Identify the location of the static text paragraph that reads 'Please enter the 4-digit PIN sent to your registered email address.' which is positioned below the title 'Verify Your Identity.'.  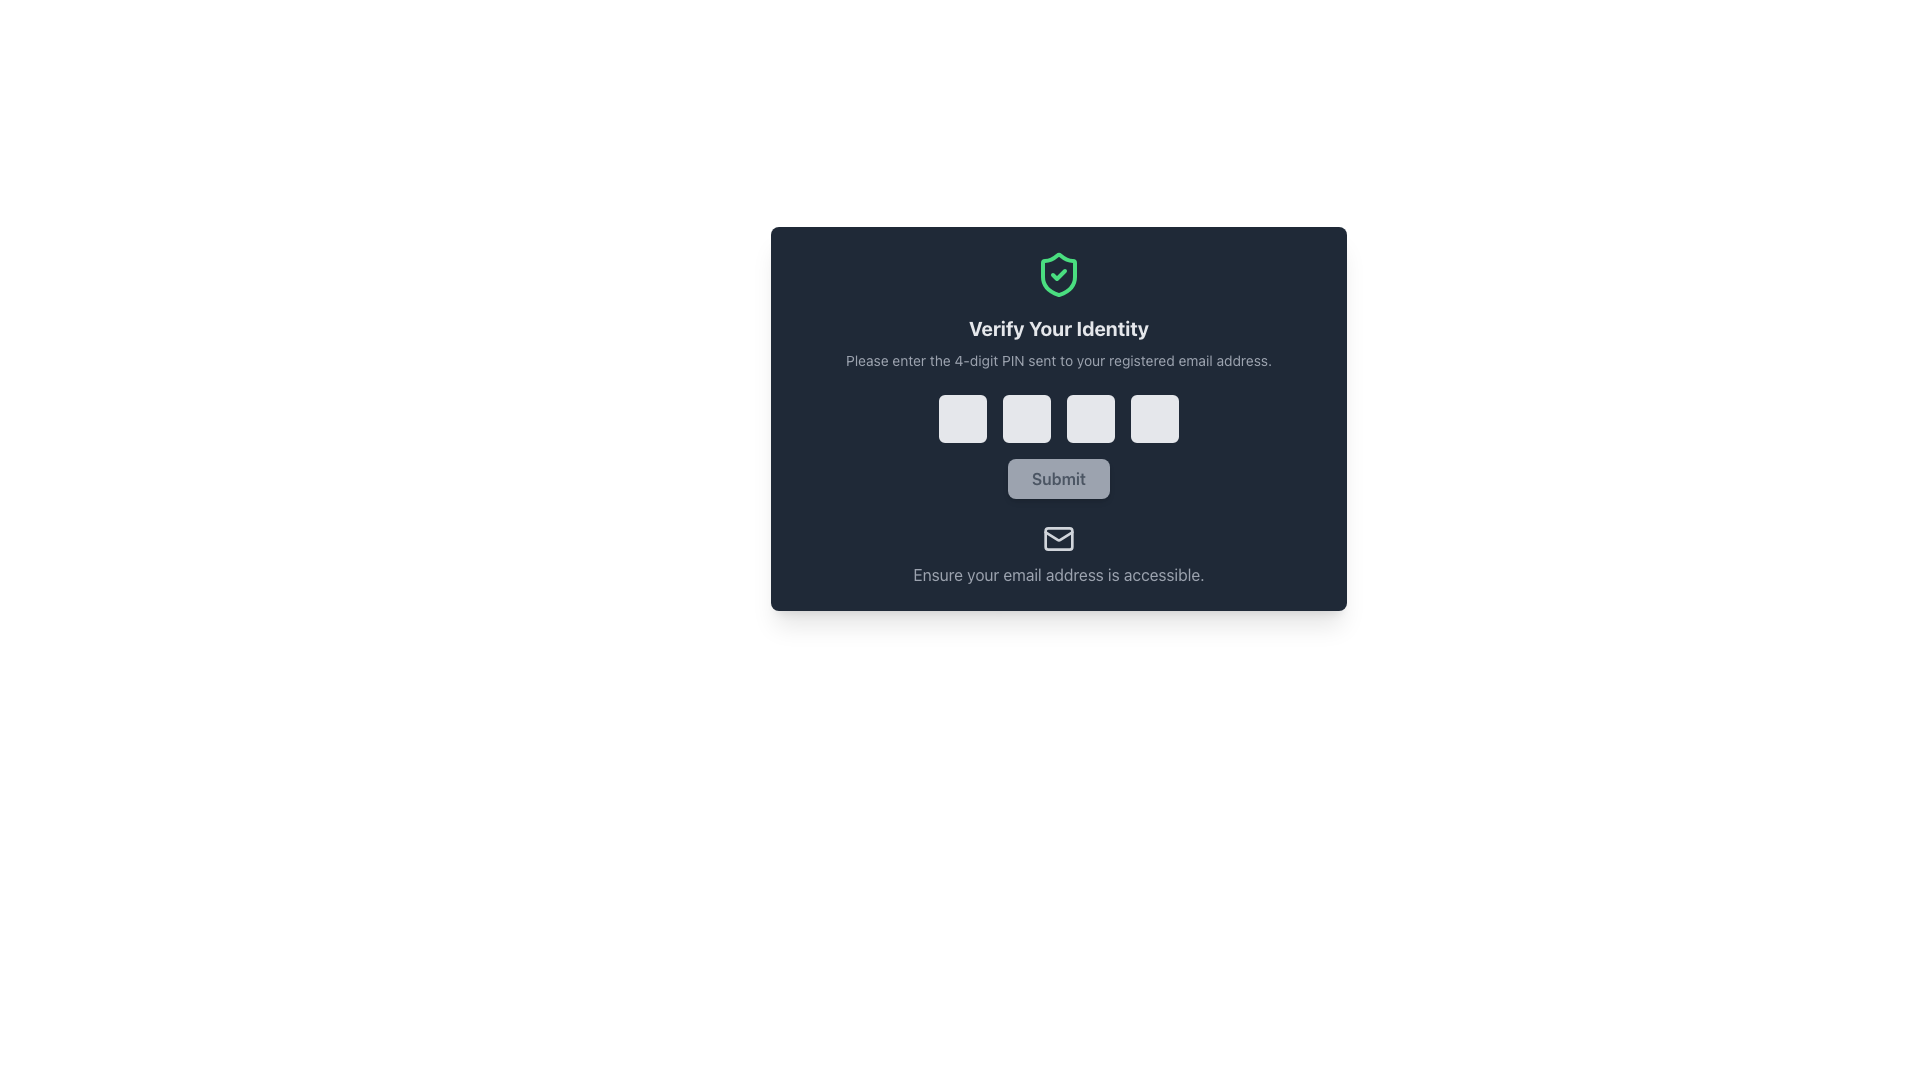
(1058, 361).